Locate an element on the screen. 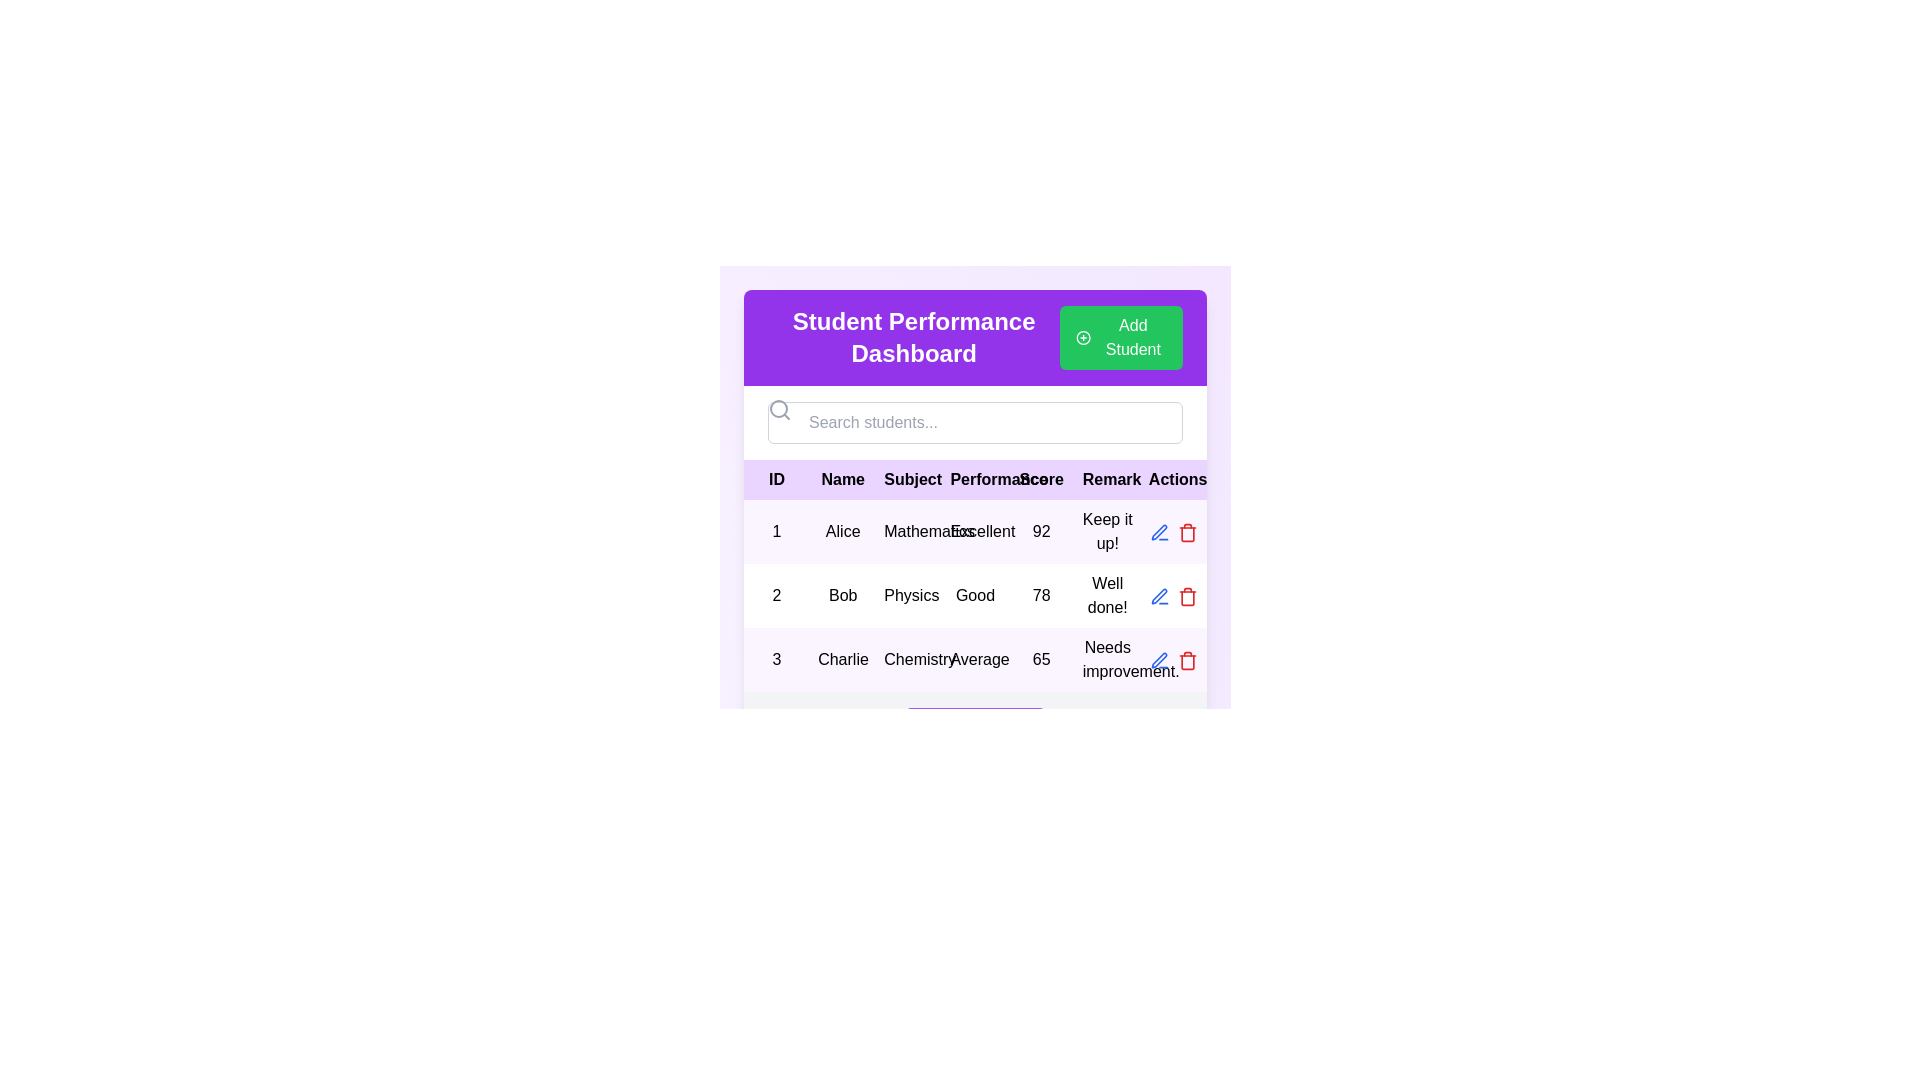  the magnifying glass icon, which represents the search functionality, positioned to the left of the input field labeled 'Search students...' is located at coordinates (778, 408).